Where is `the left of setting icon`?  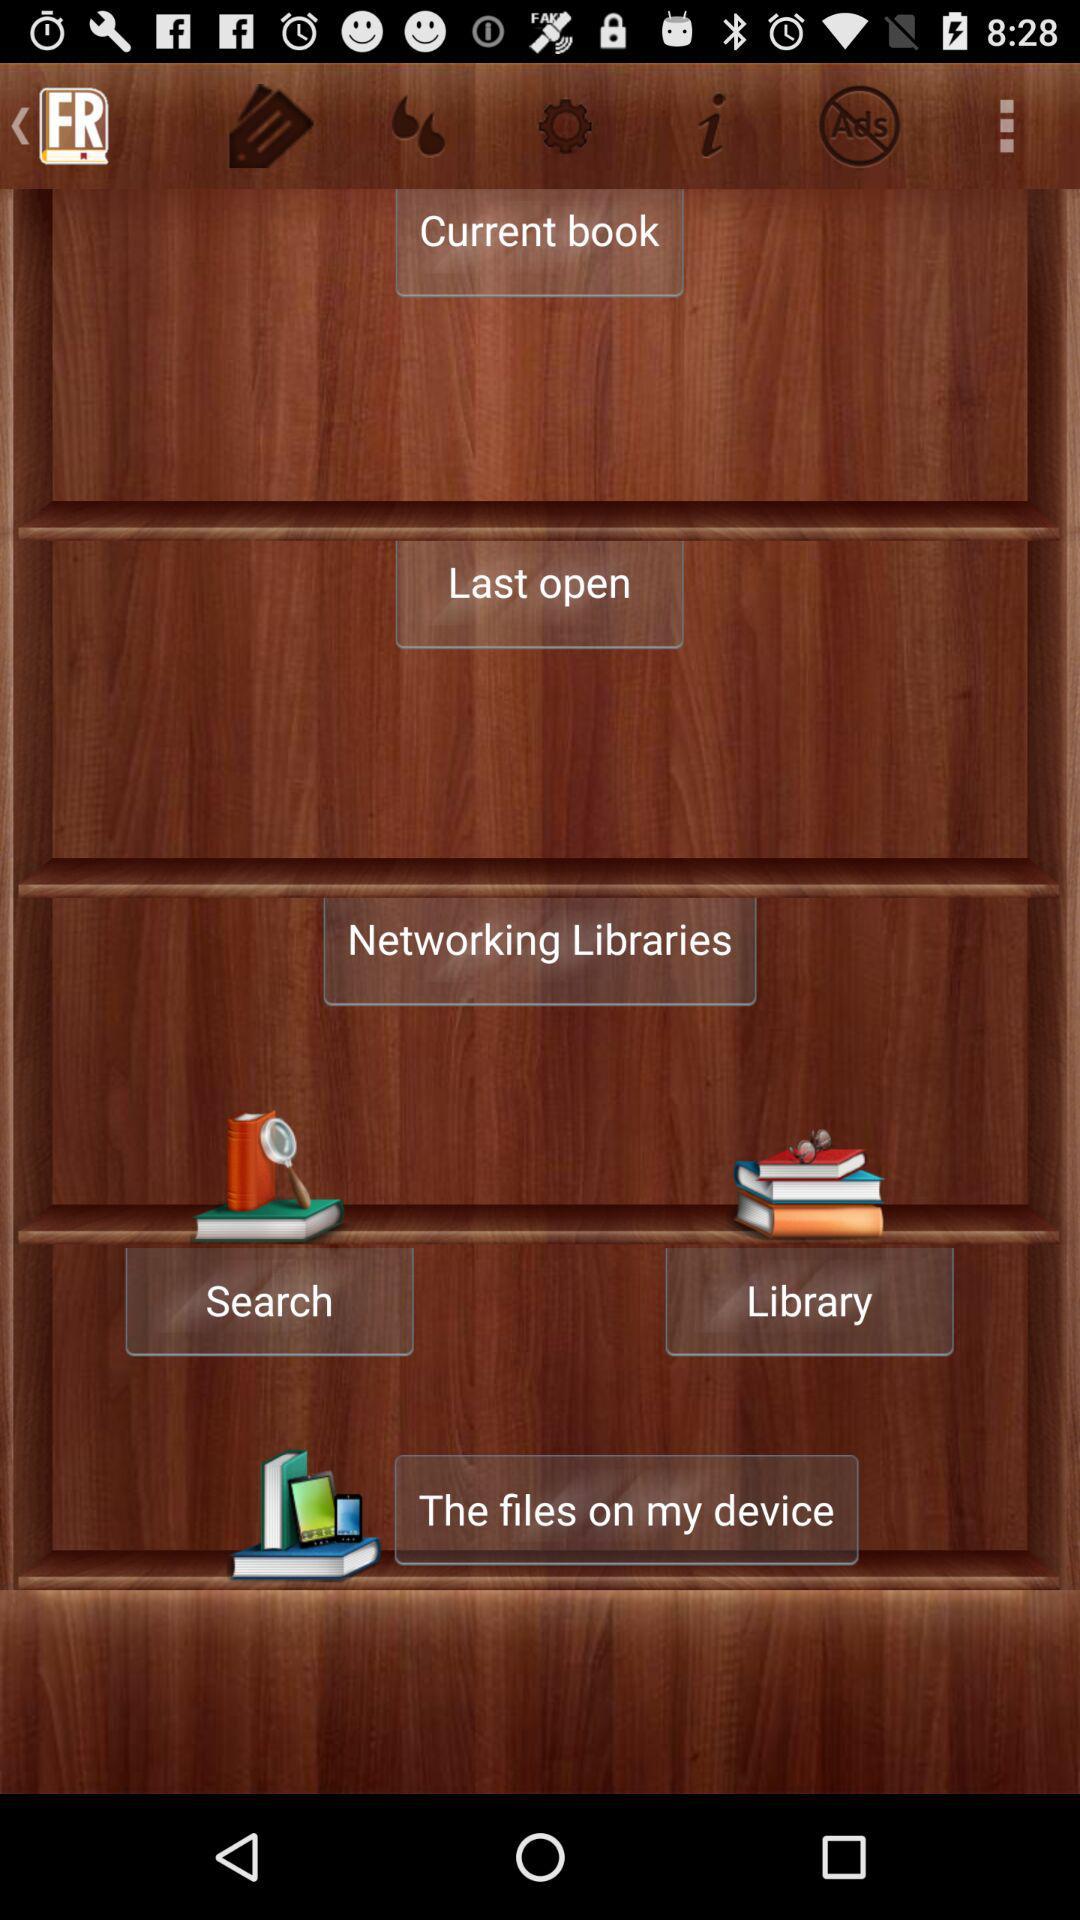
the left of setting icon is located at coordinates (417, 124).